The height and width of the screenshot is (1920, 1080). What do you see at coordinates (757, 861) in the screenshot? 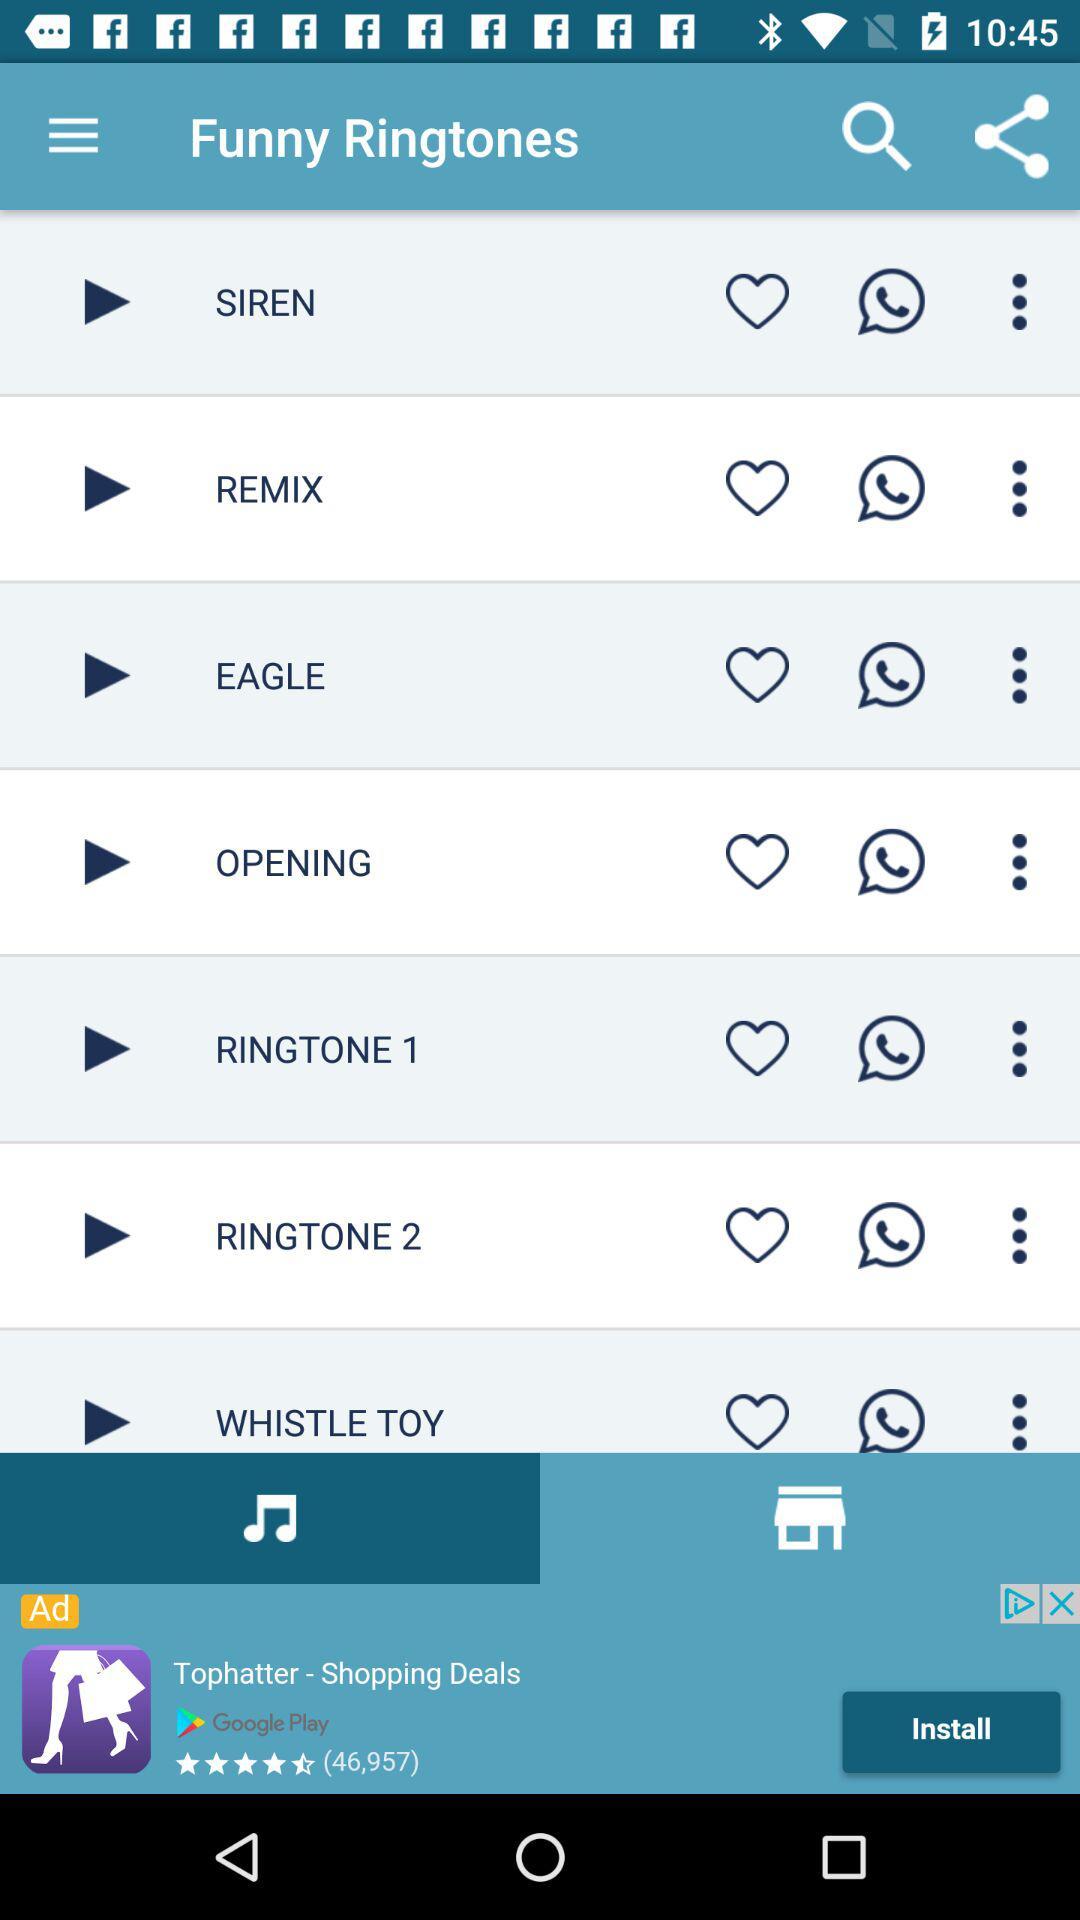
I see `like` at bounding box center [757, 861].